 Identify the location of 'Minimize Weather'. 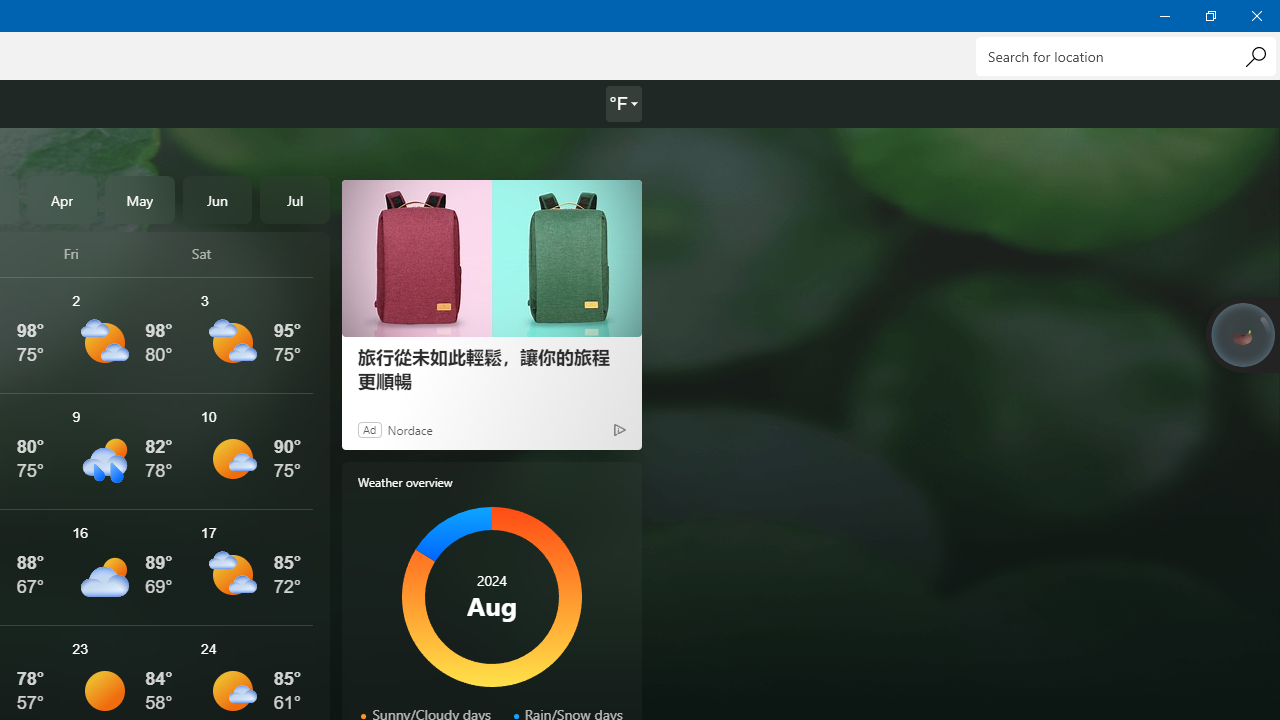
(1164, 15).